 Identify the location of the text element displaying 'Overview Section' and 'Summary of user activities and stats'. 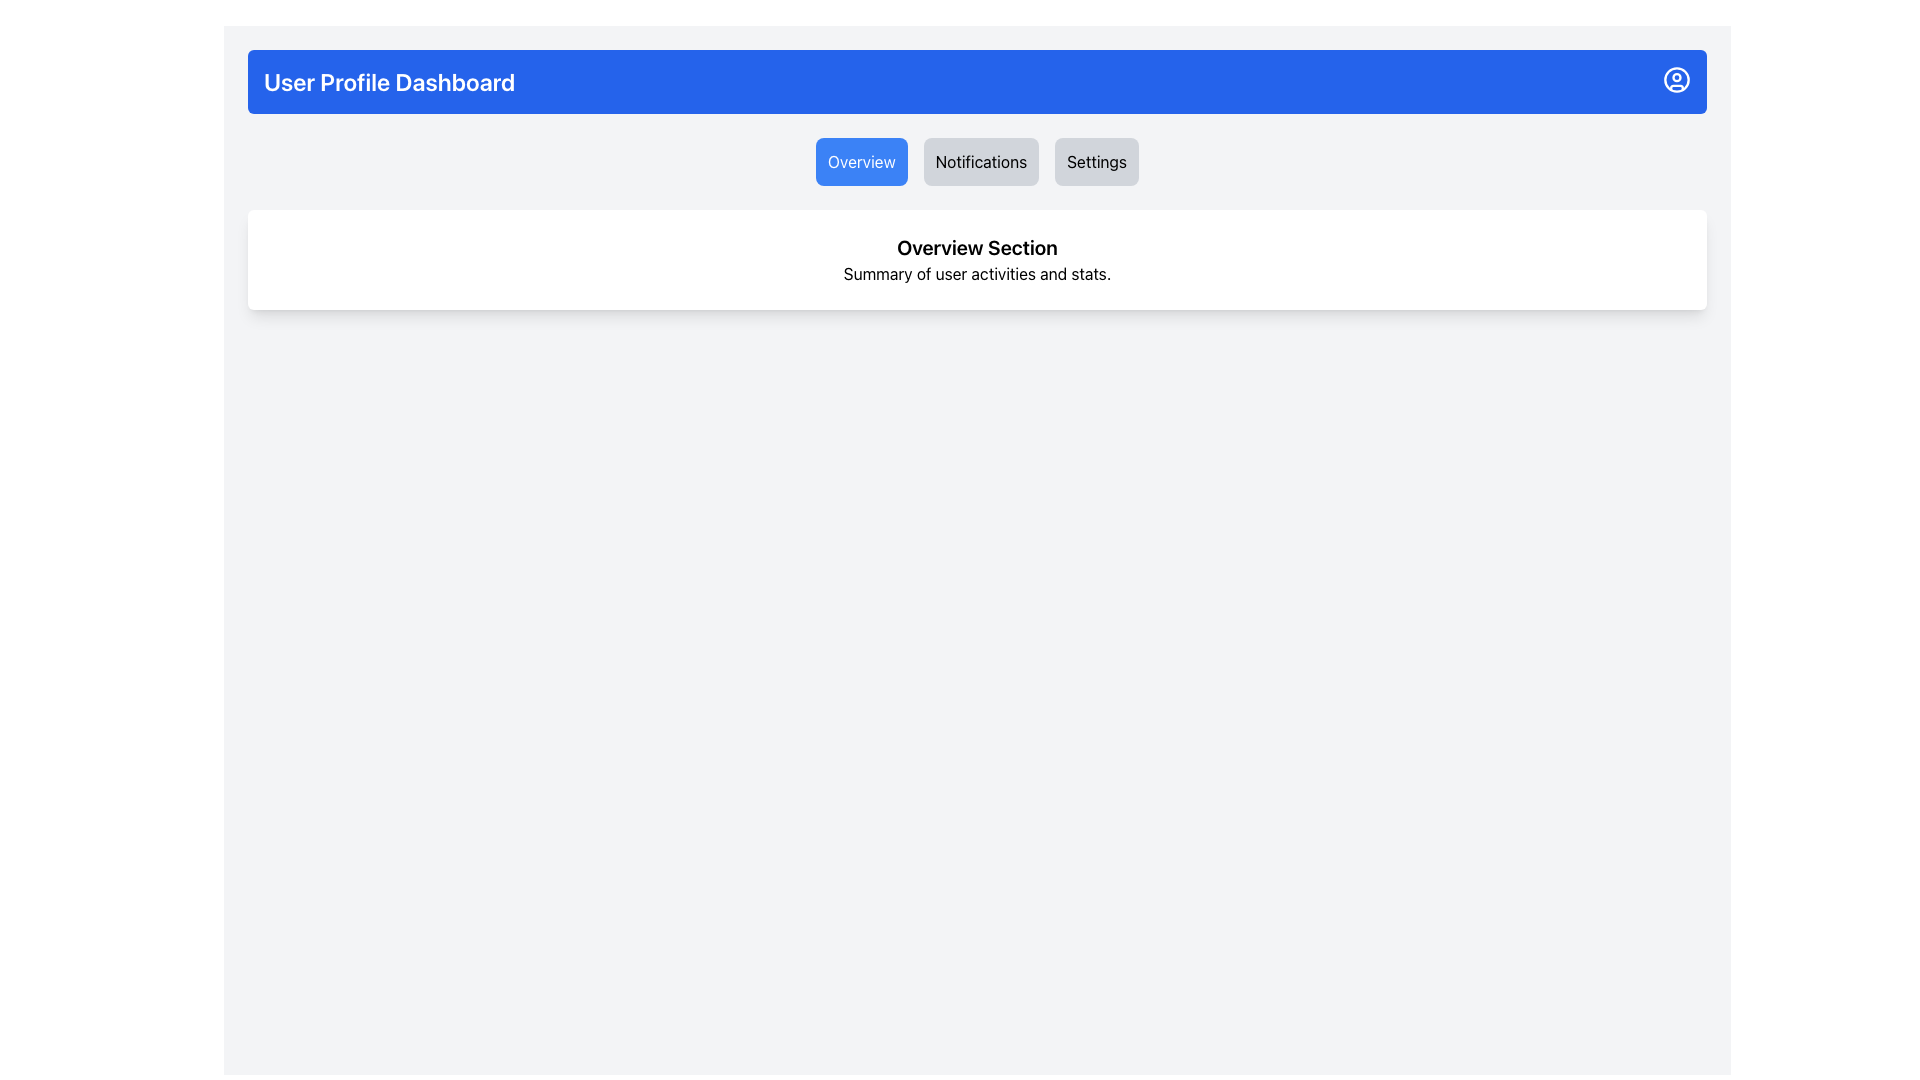
(977, 258).